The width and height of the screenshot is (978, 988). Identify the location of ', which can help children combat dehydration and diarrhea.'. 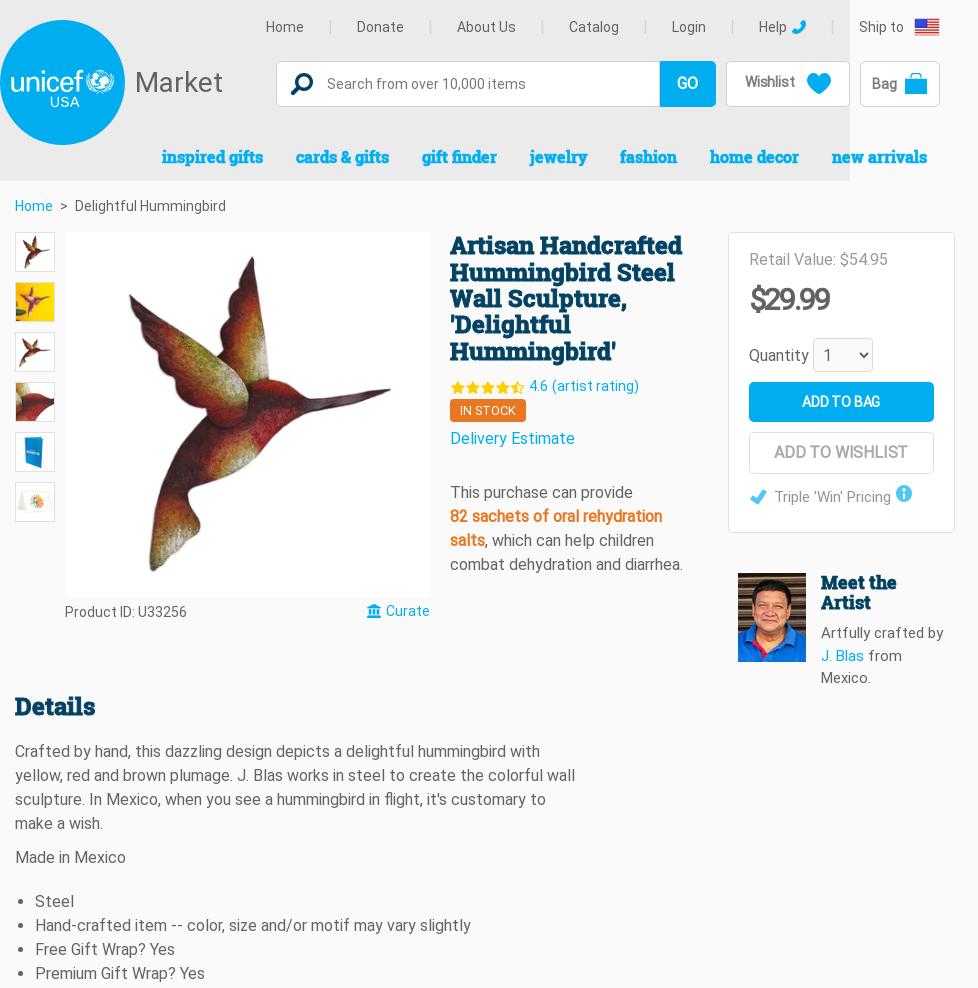
(566, 551).